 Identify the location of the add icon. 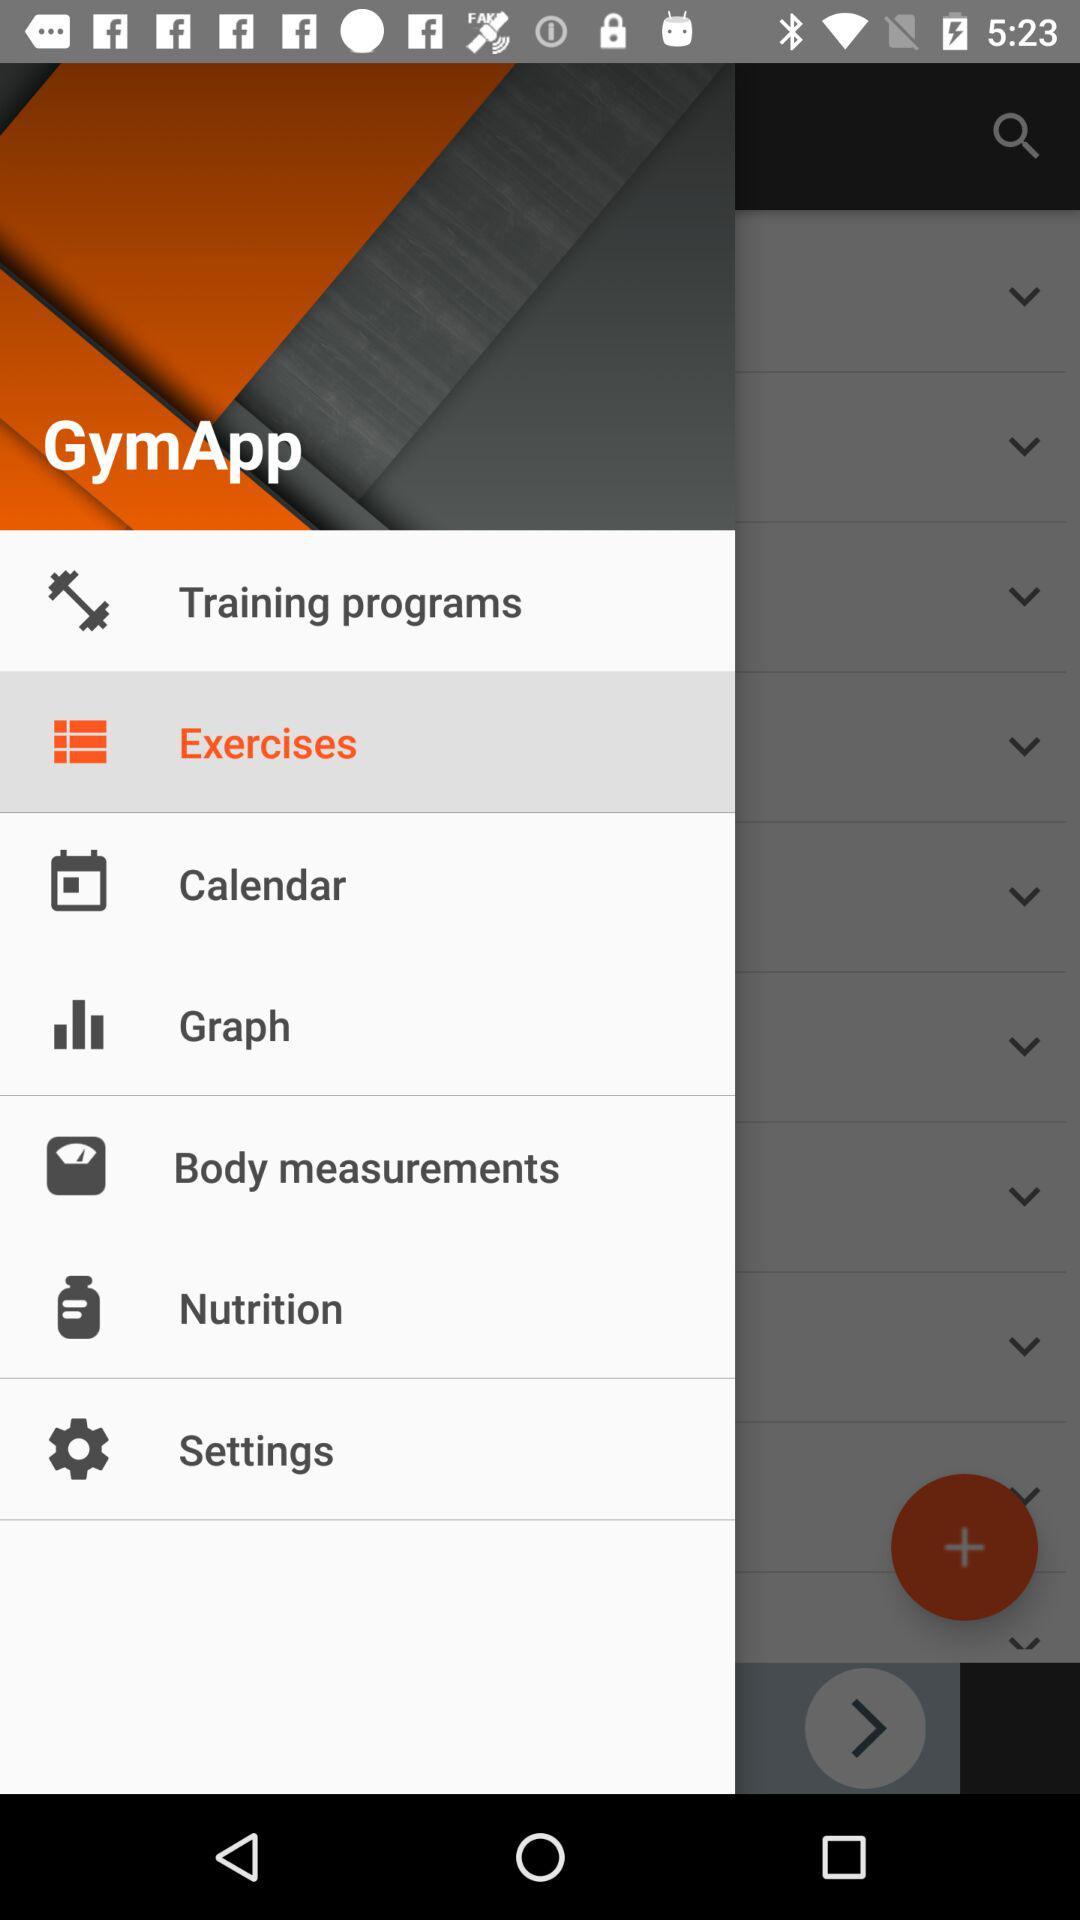
(963, 1546).